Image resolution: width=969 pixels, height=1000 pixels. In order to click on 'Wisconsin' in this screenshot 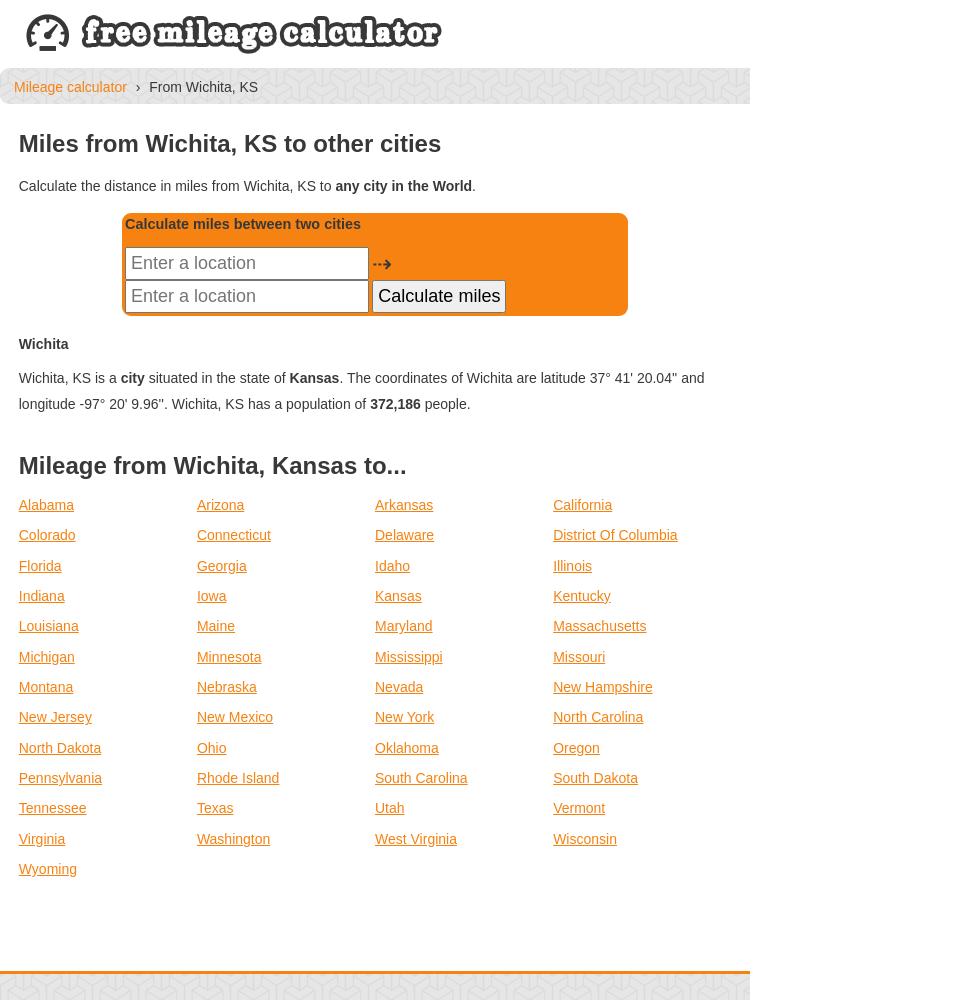, I will do `click(583, 837)`.